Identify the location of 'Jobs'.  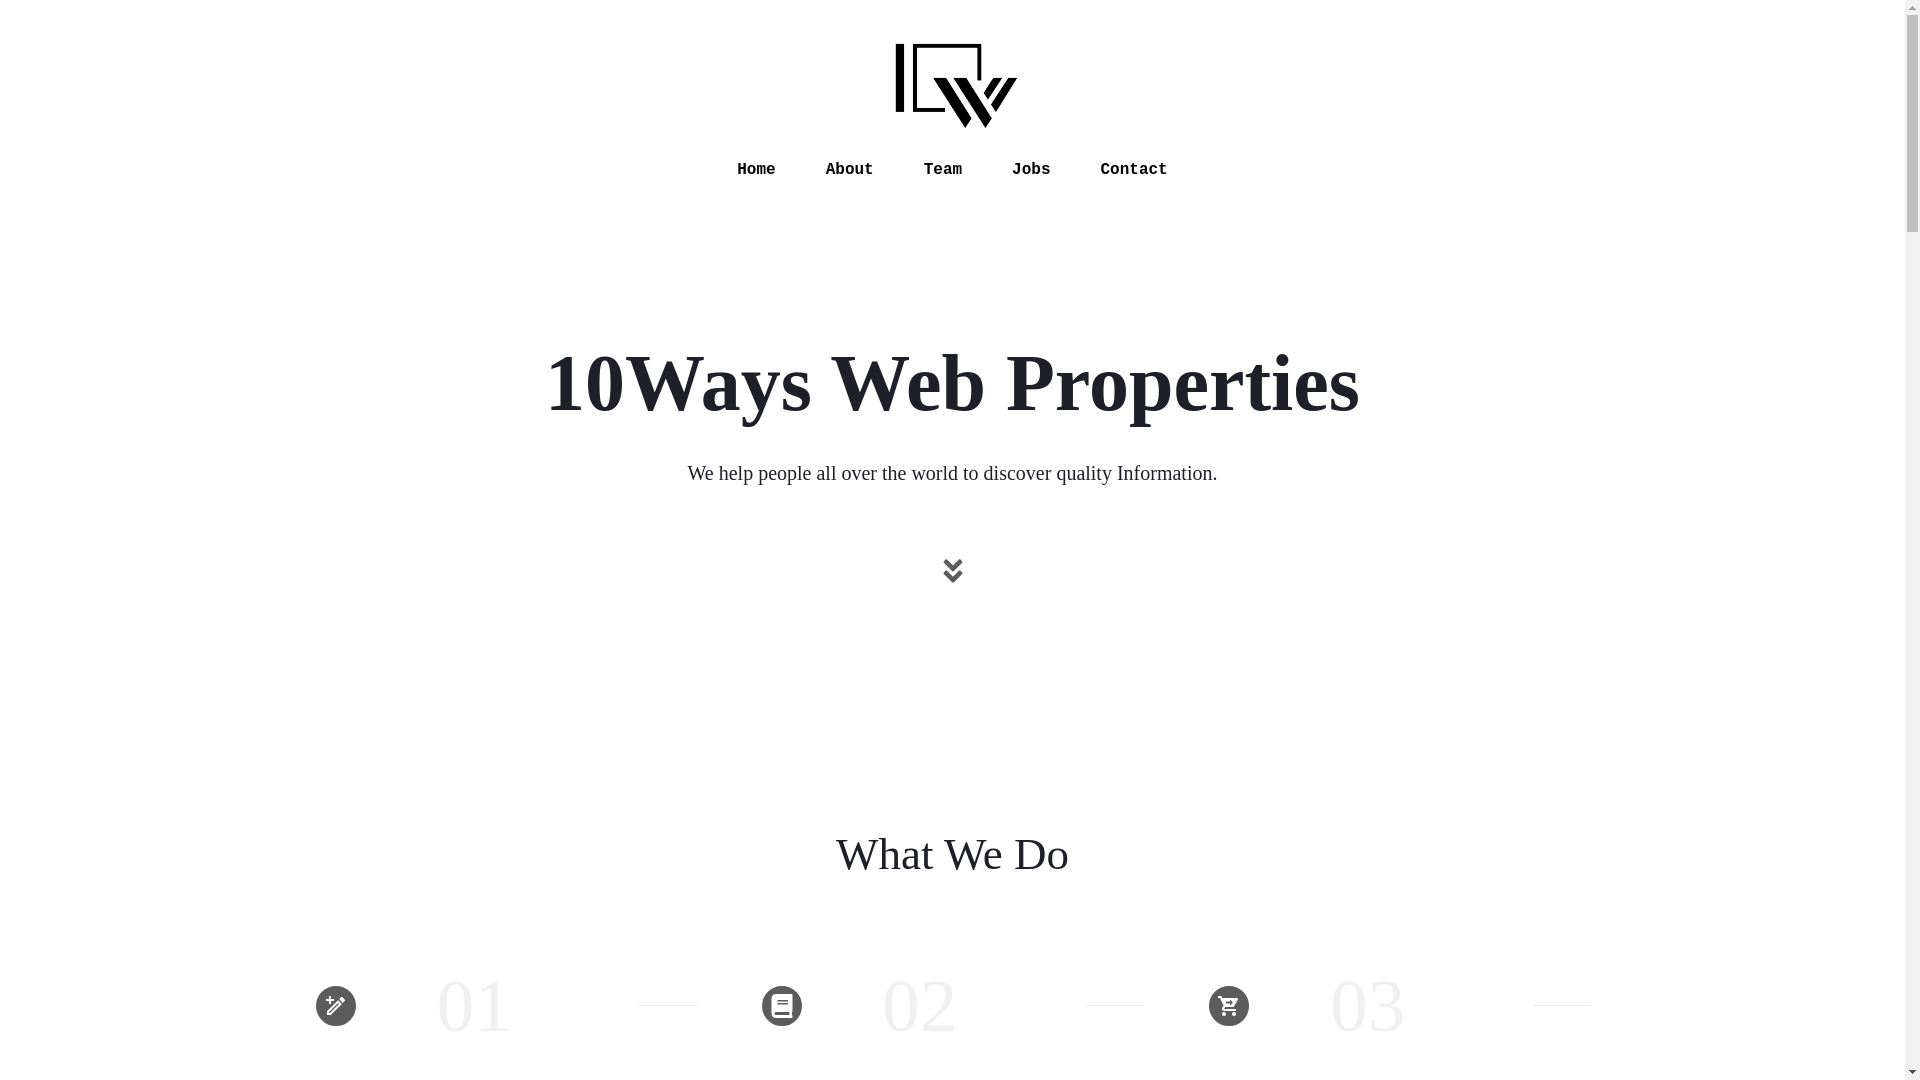
(1031, 168).